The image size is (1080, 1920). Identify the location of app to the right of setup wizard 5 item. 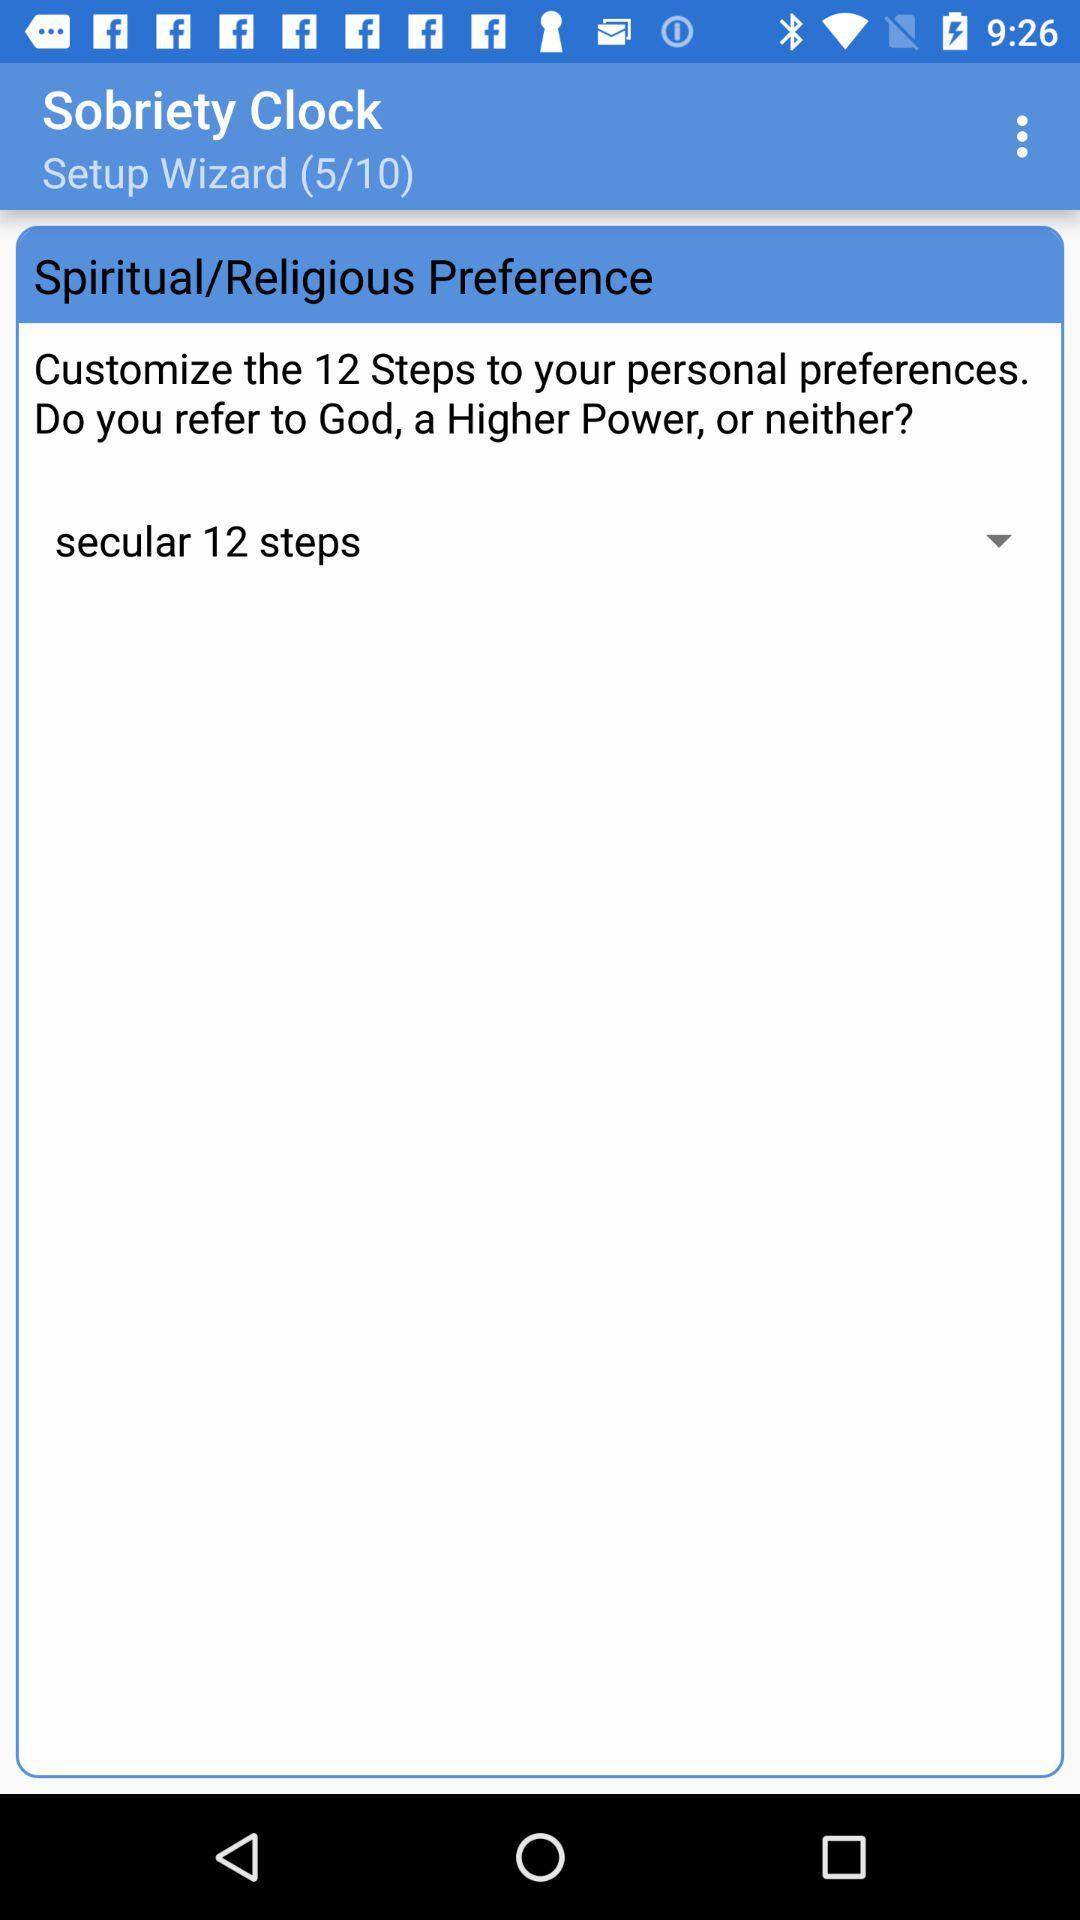
(1027, 135).